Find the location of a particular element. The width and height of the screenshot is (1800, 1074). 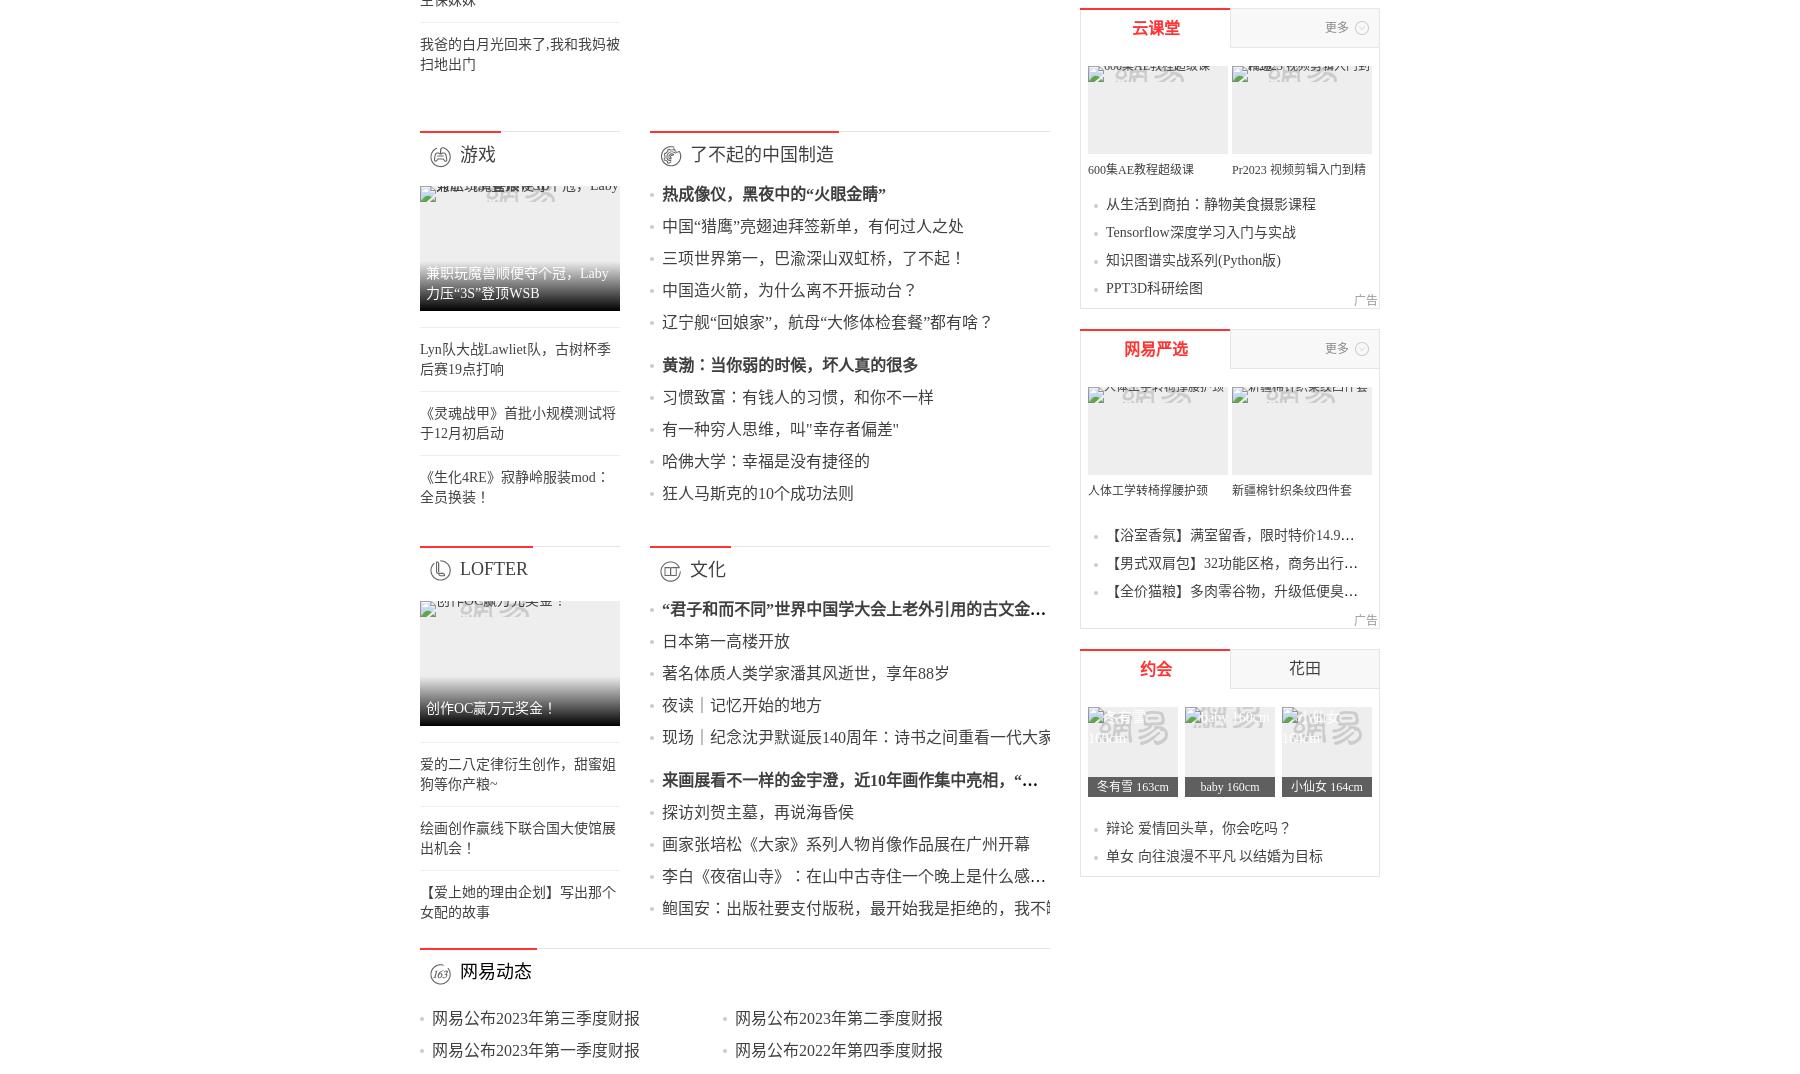

'Pr2023 视频剪辑入门到精通' is located at coordinates (1350, 633).